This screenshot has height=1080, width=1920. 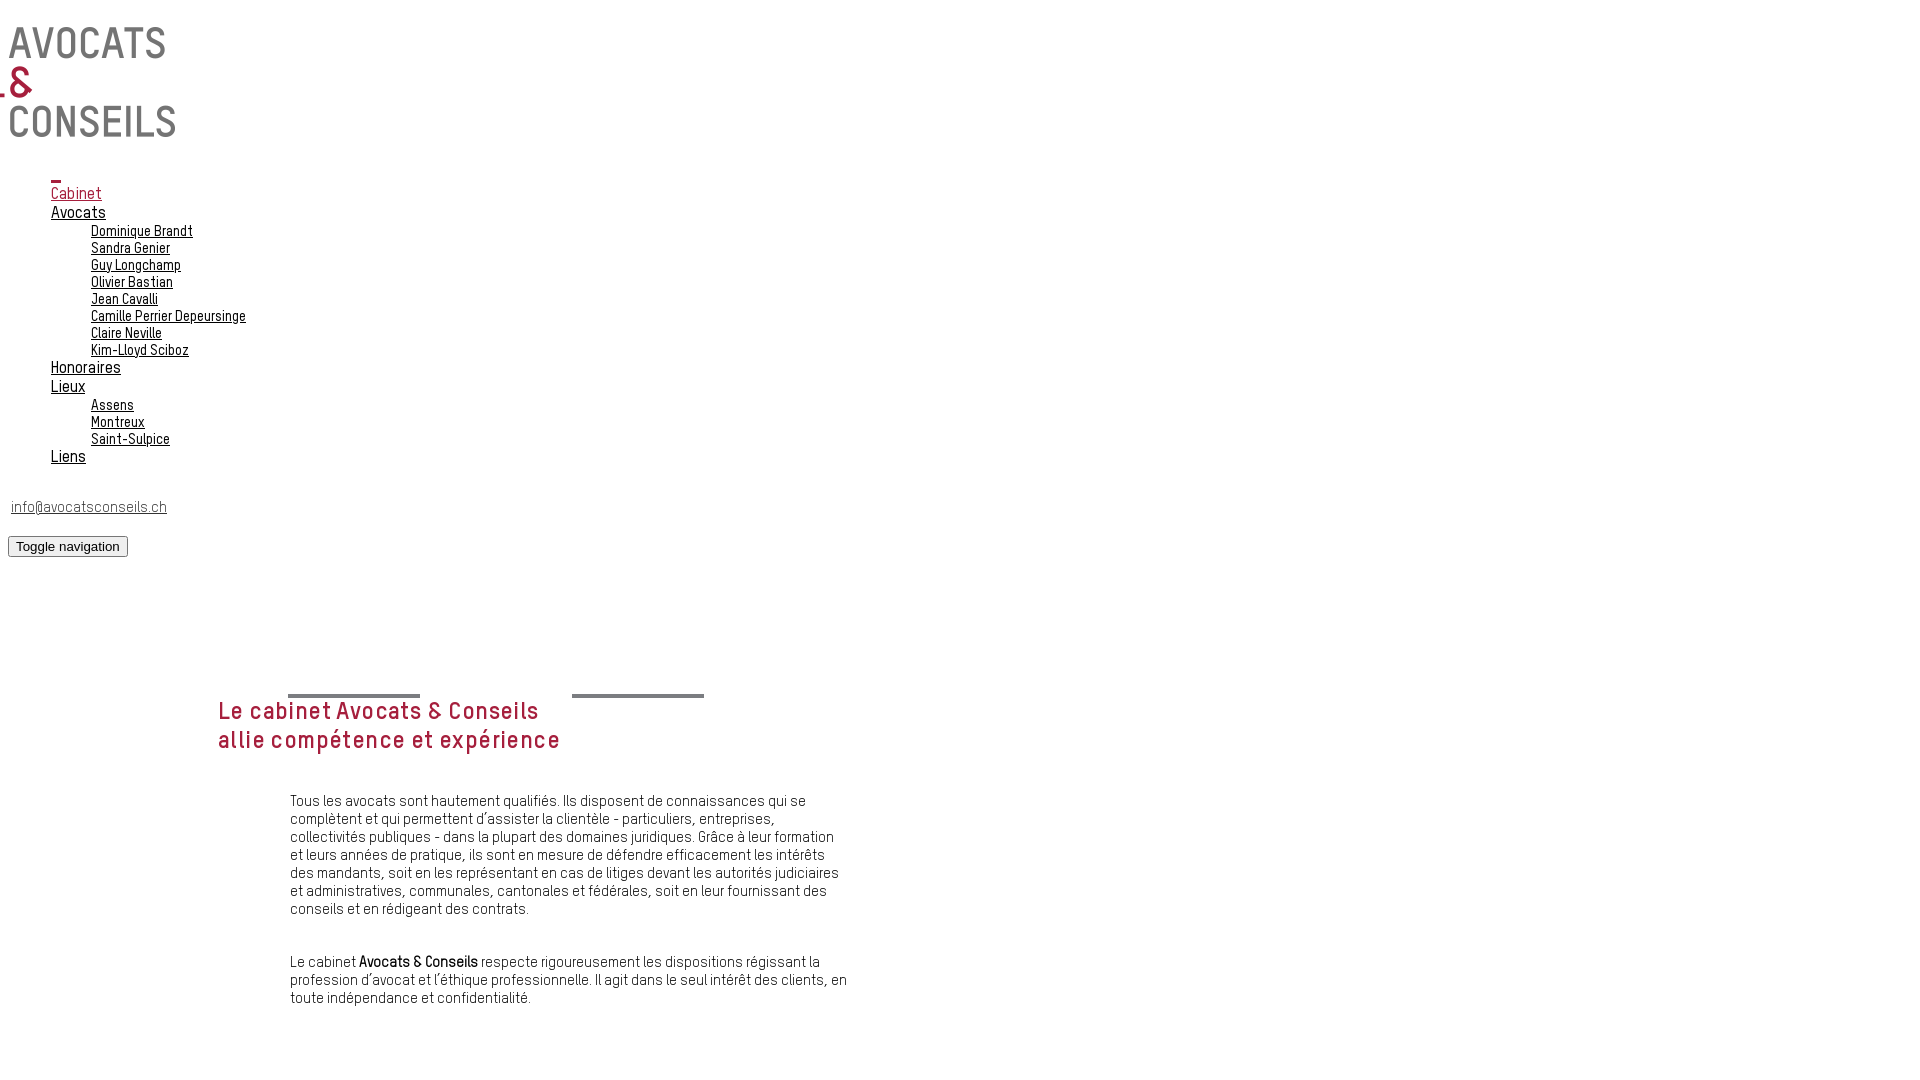 What do you see at coordinates (8, 8) in the screenshot?
I see `'Aller au contenu principal'` at bounding box center [8, 8].